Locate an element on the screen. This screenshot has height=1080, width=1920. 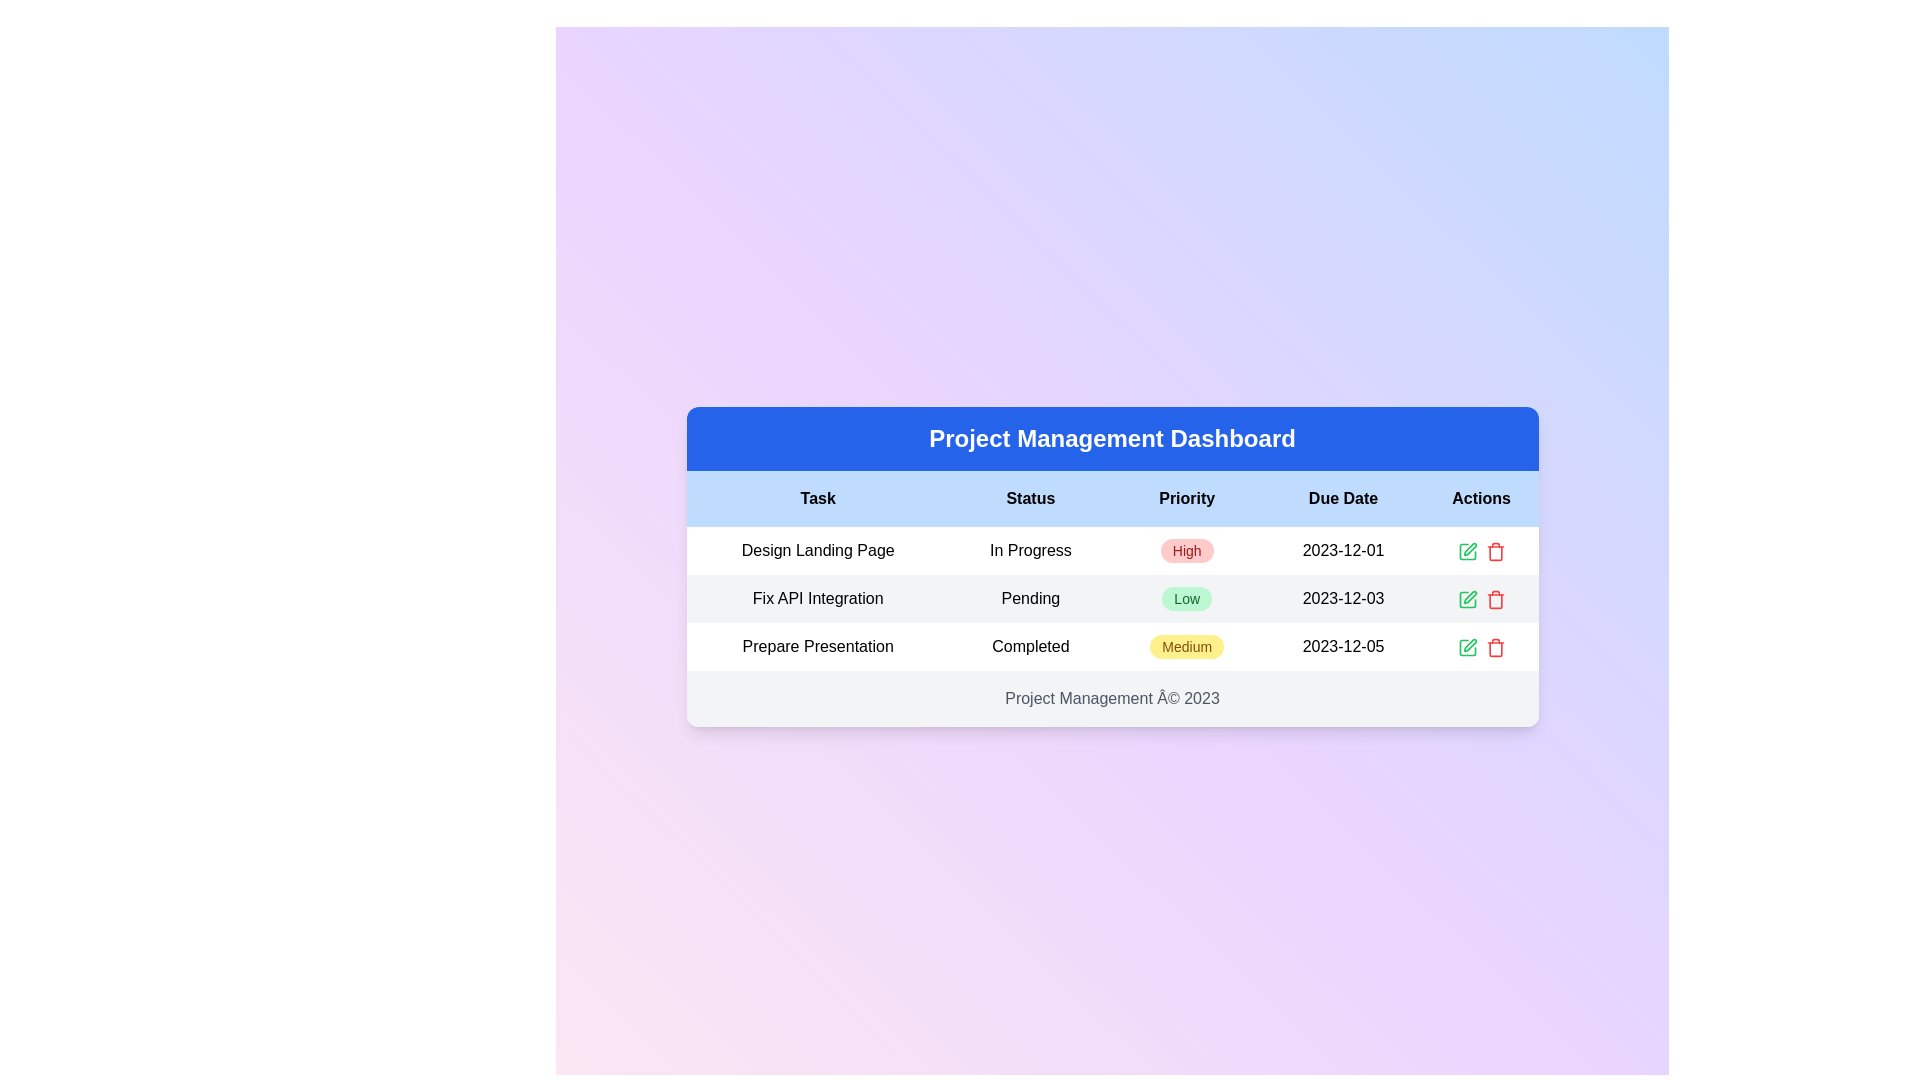
the green pen-shaped button in the 'Actions' column of the 'Fix API Integration' row is located at coordinates (1467, 597).